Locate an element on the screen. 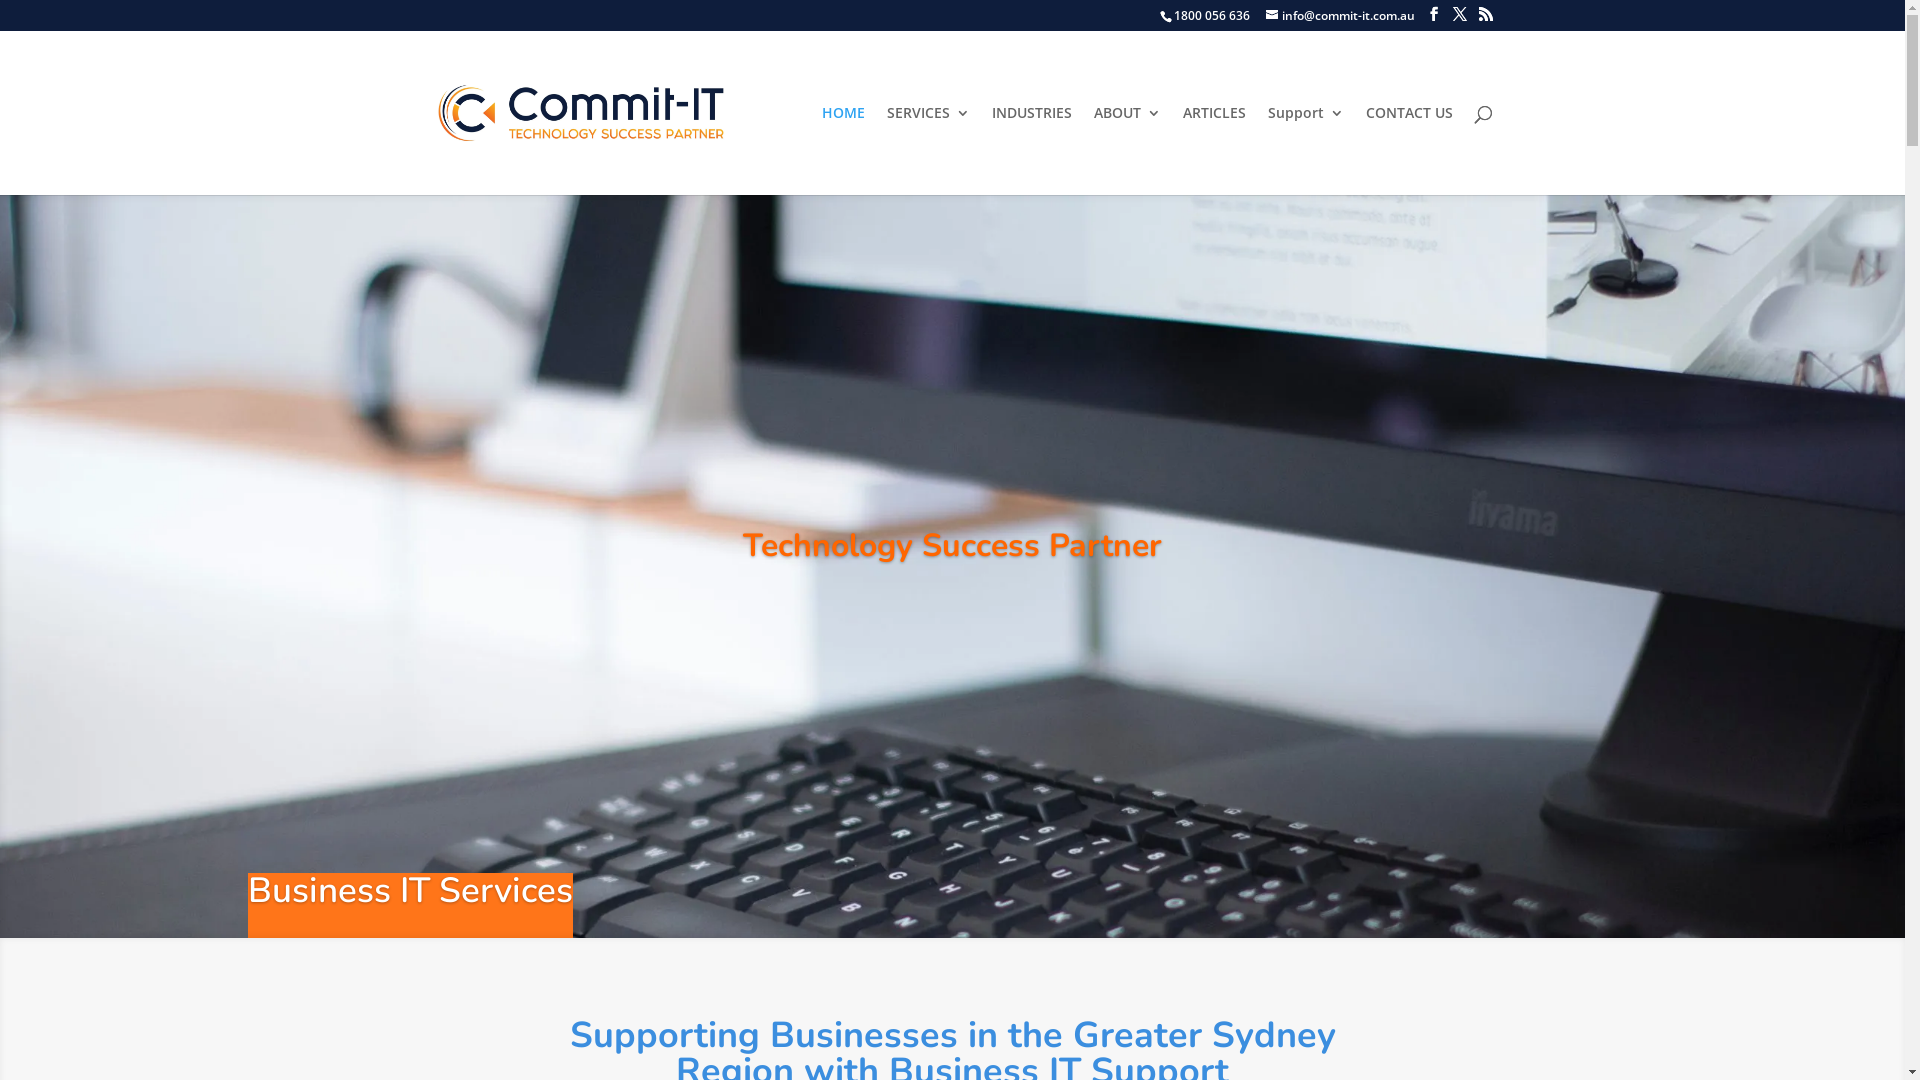 The image size is (1920, 1080). 'HOME' is located at coordinates (843, 149).